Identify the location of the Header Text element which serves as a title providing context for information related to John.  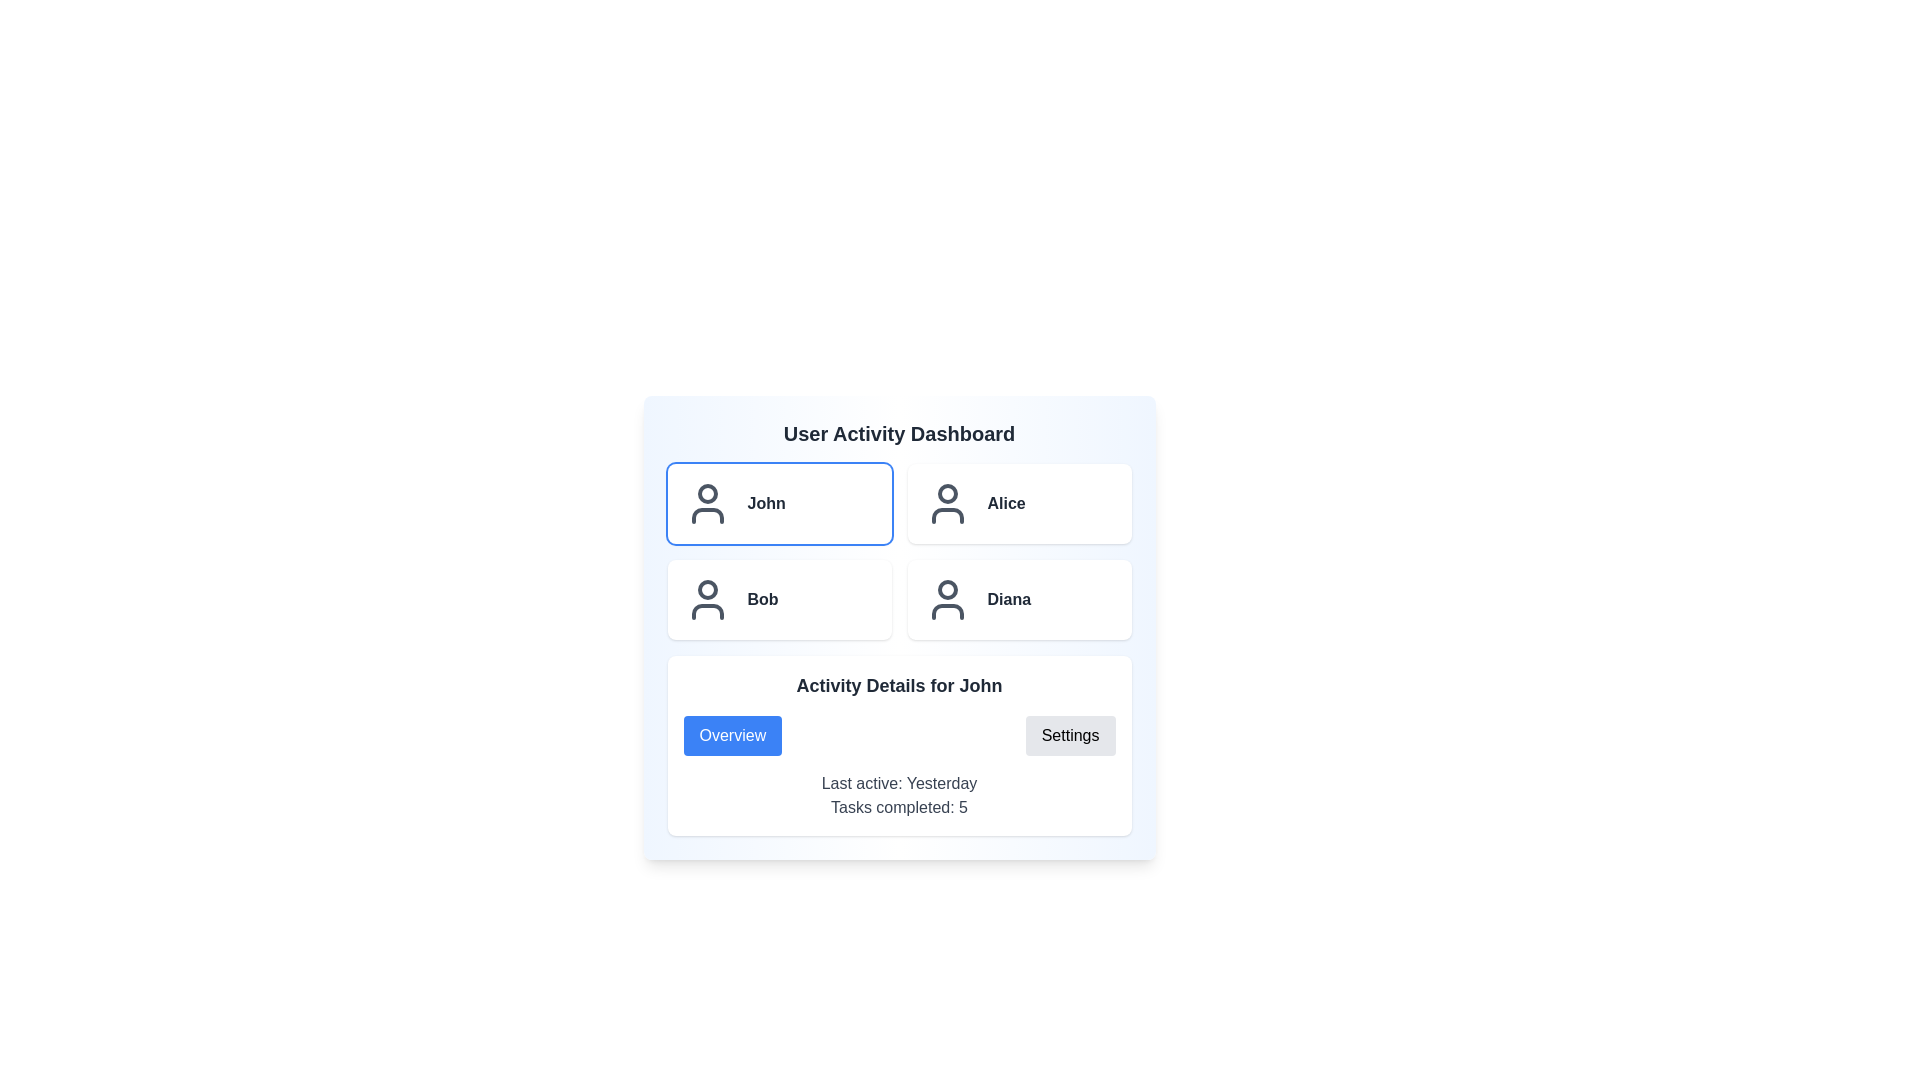
(898, 685).